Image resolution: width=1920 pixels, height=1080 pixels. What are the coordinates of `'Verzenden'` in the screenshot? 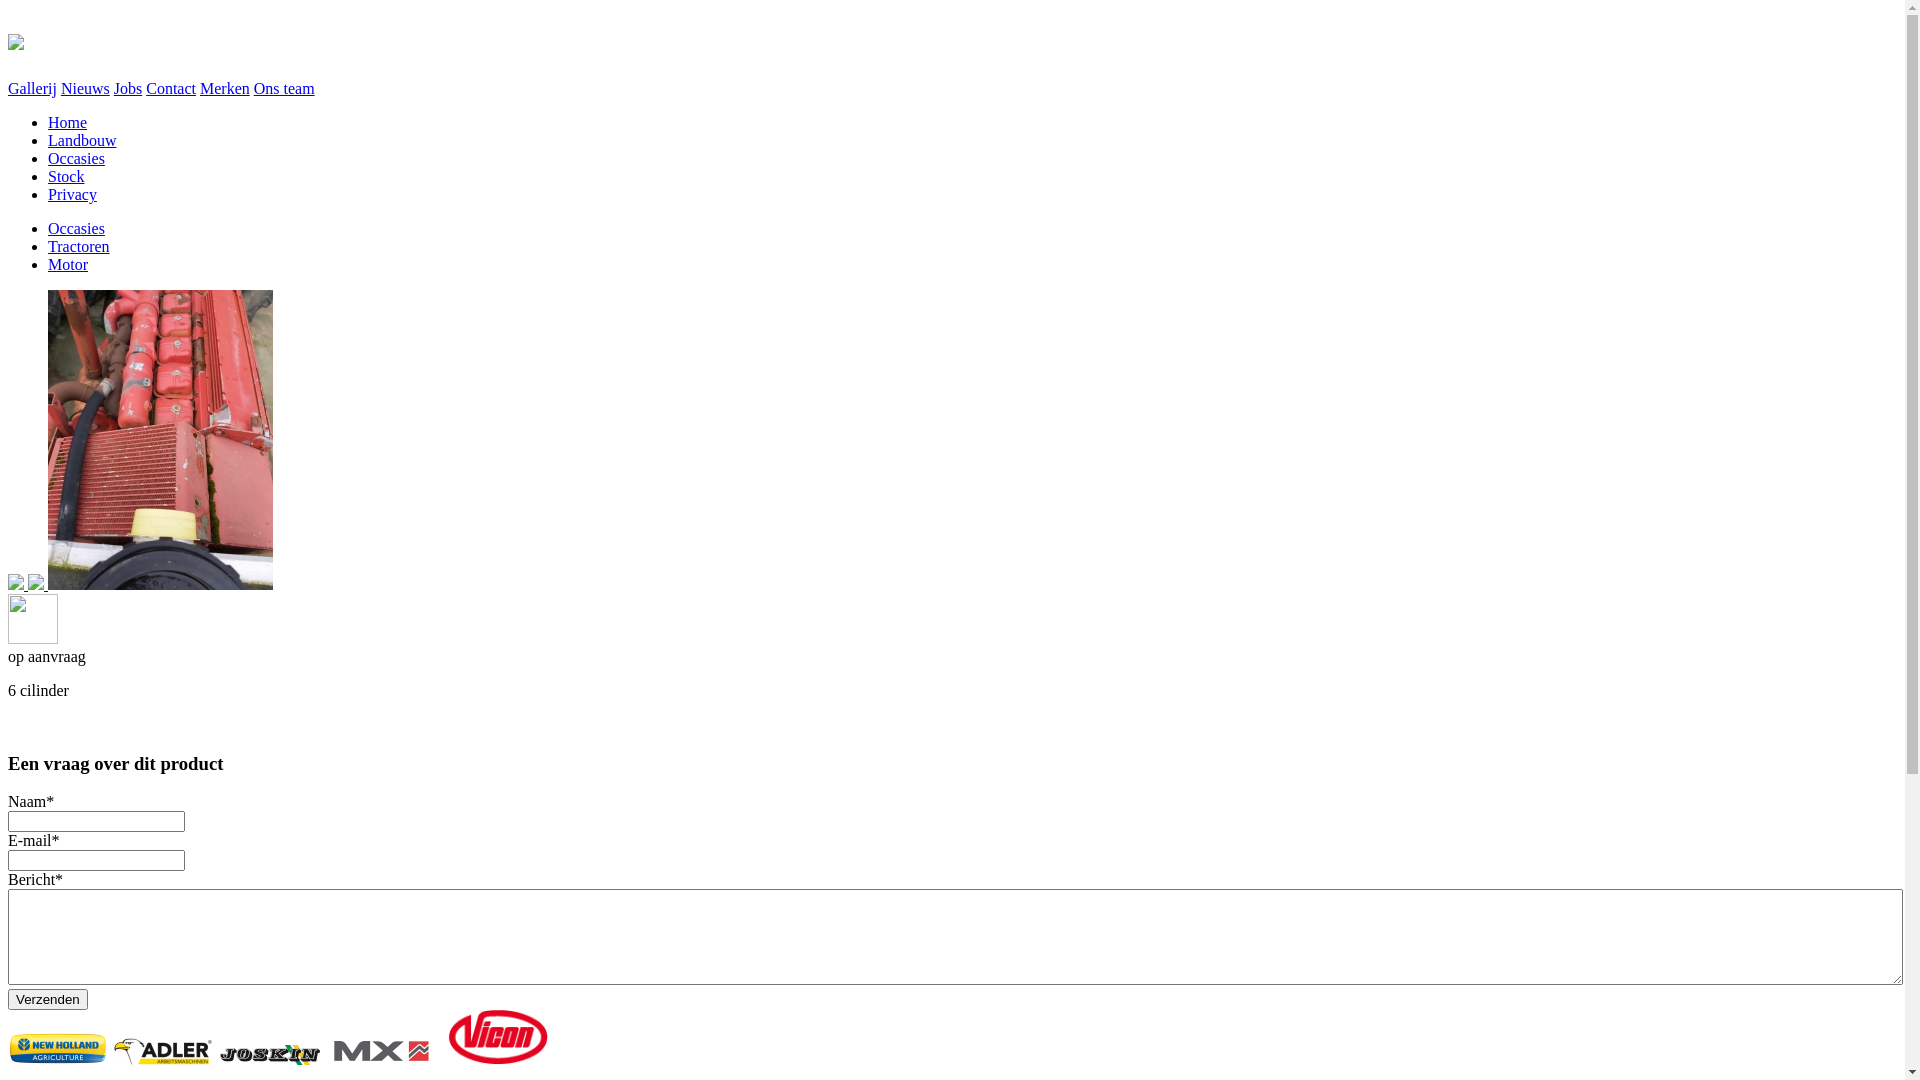 It's located at (48, 999).